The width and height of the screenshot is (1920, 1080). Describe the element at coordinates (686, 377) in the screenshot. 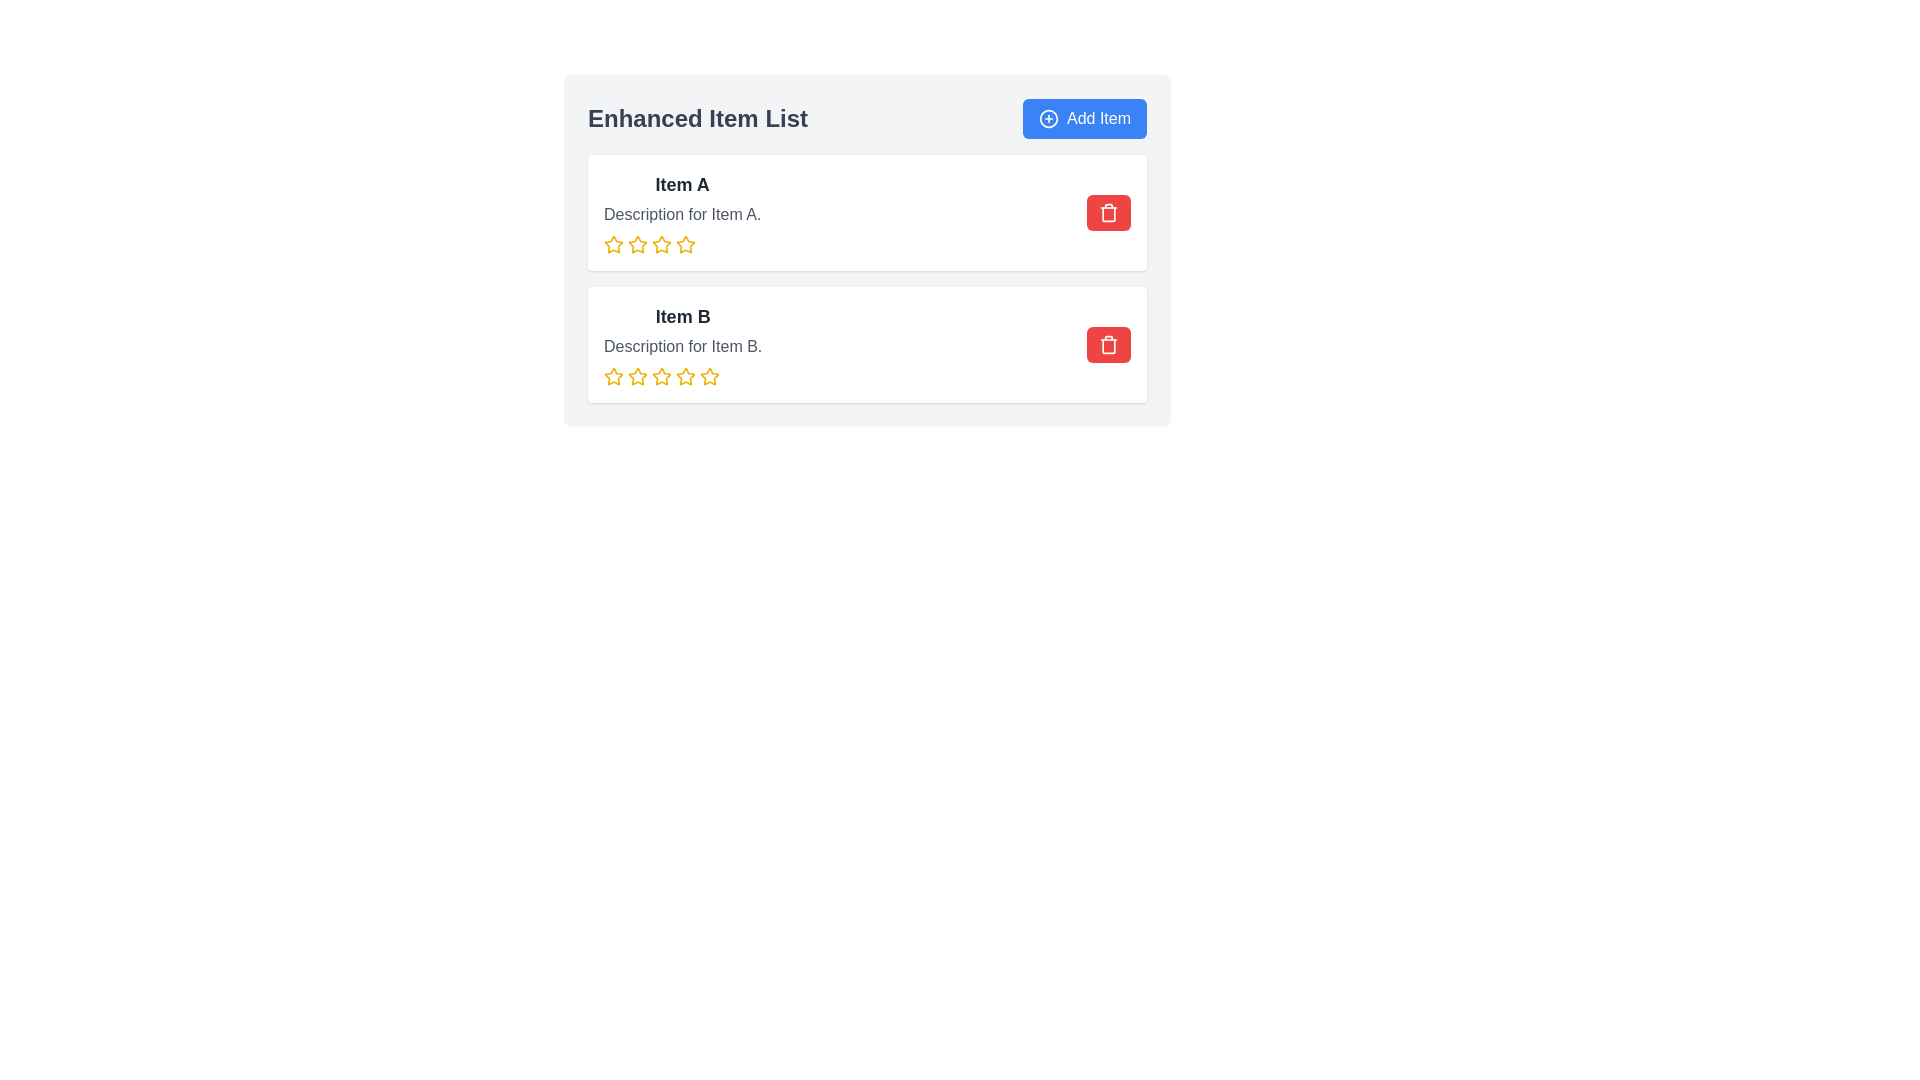

I see `the sixth star-shaped icon outlined in yellow, which represents a filled or interactive rating star under the 'Item B' section in the 'Enhanced Item List' widget` at that location.